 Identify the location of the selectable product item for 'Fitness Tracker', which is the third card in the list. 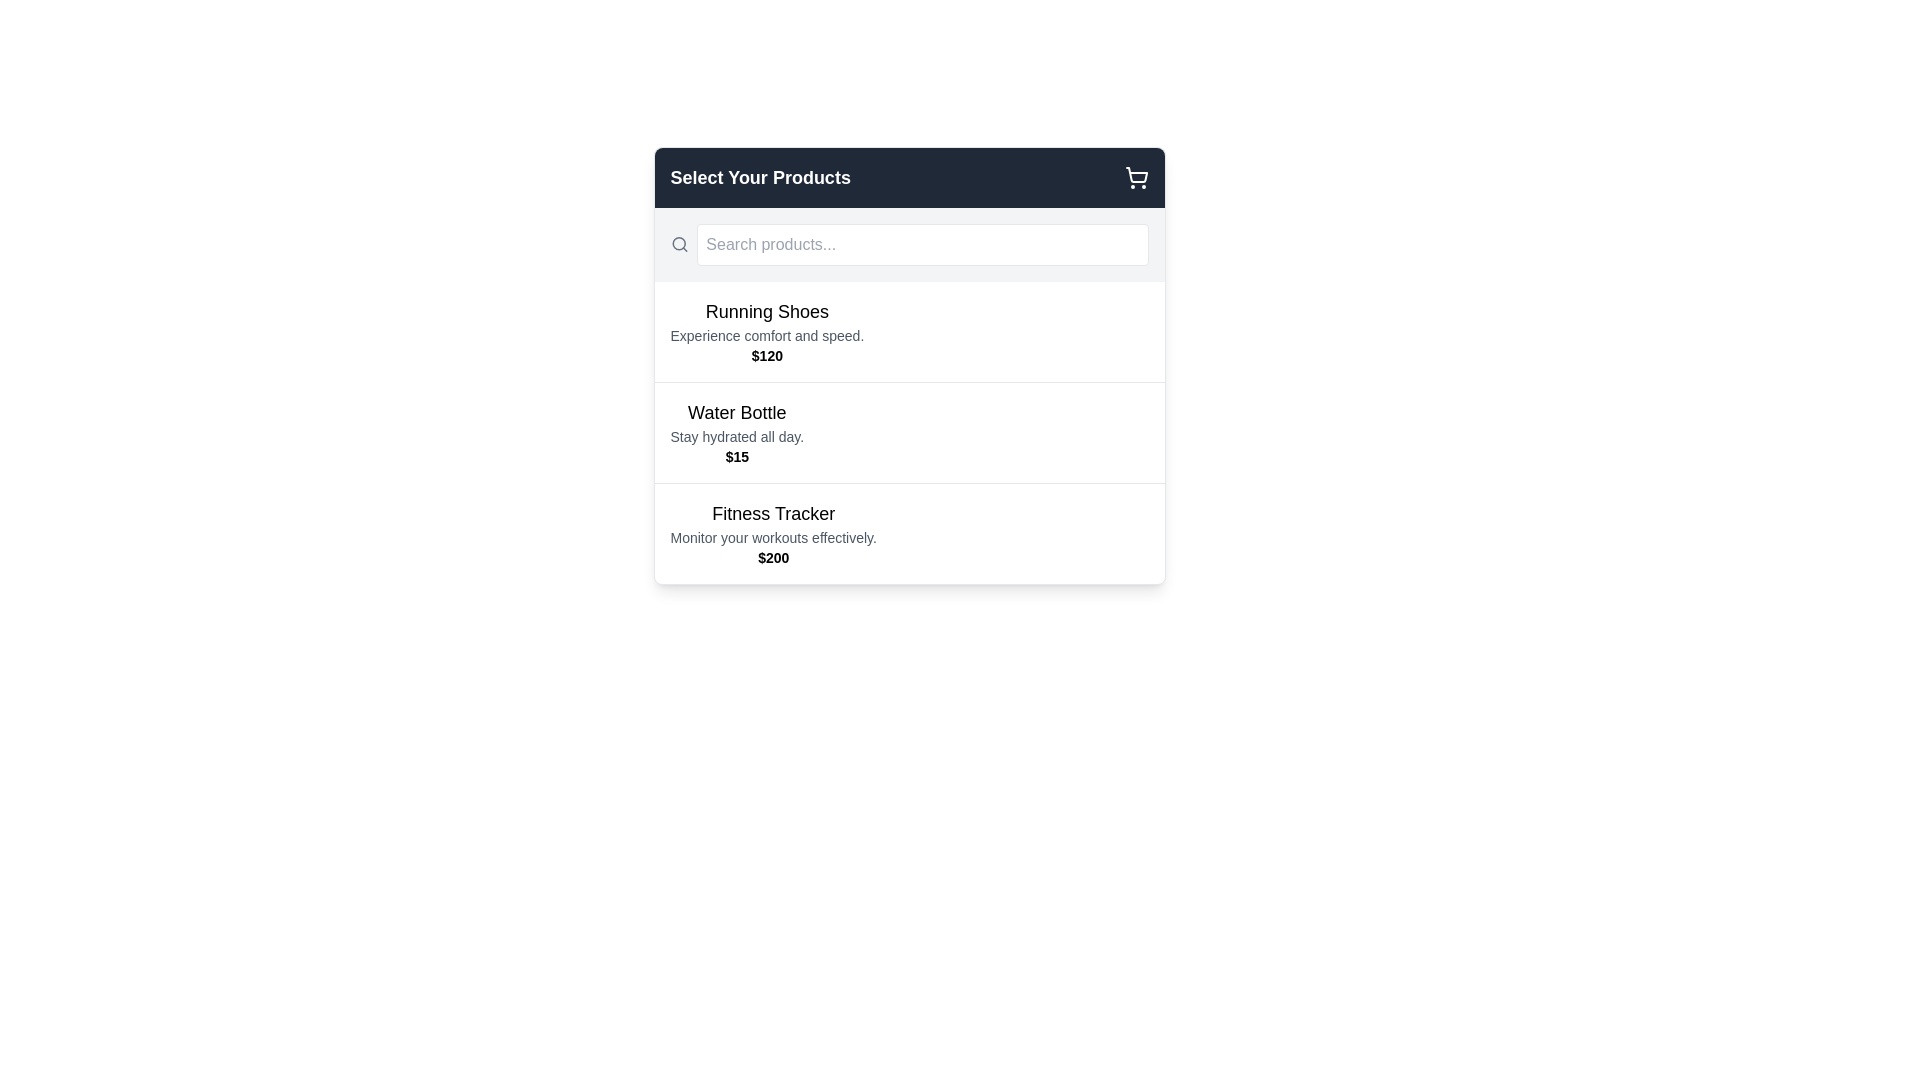
(908, 532).